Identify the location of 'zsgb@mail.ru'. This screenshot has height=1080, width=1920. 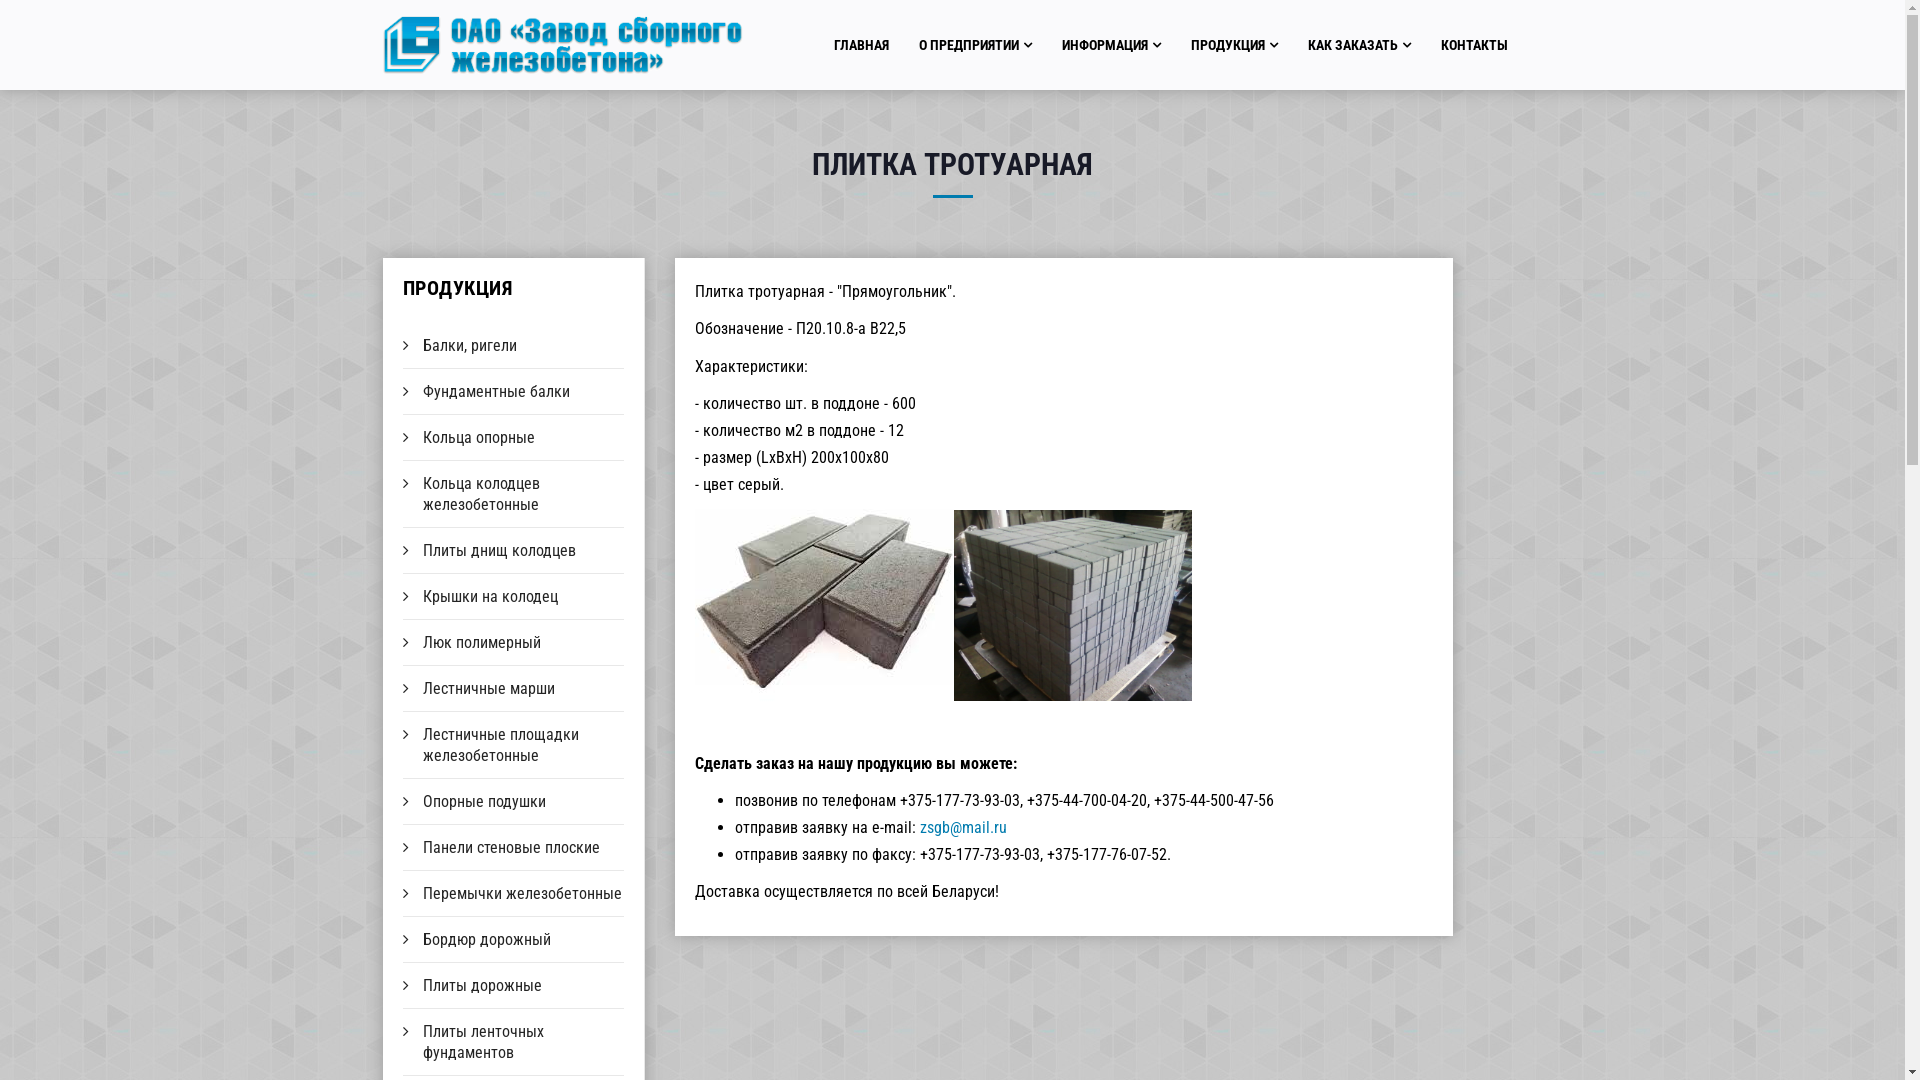
(919, 827).